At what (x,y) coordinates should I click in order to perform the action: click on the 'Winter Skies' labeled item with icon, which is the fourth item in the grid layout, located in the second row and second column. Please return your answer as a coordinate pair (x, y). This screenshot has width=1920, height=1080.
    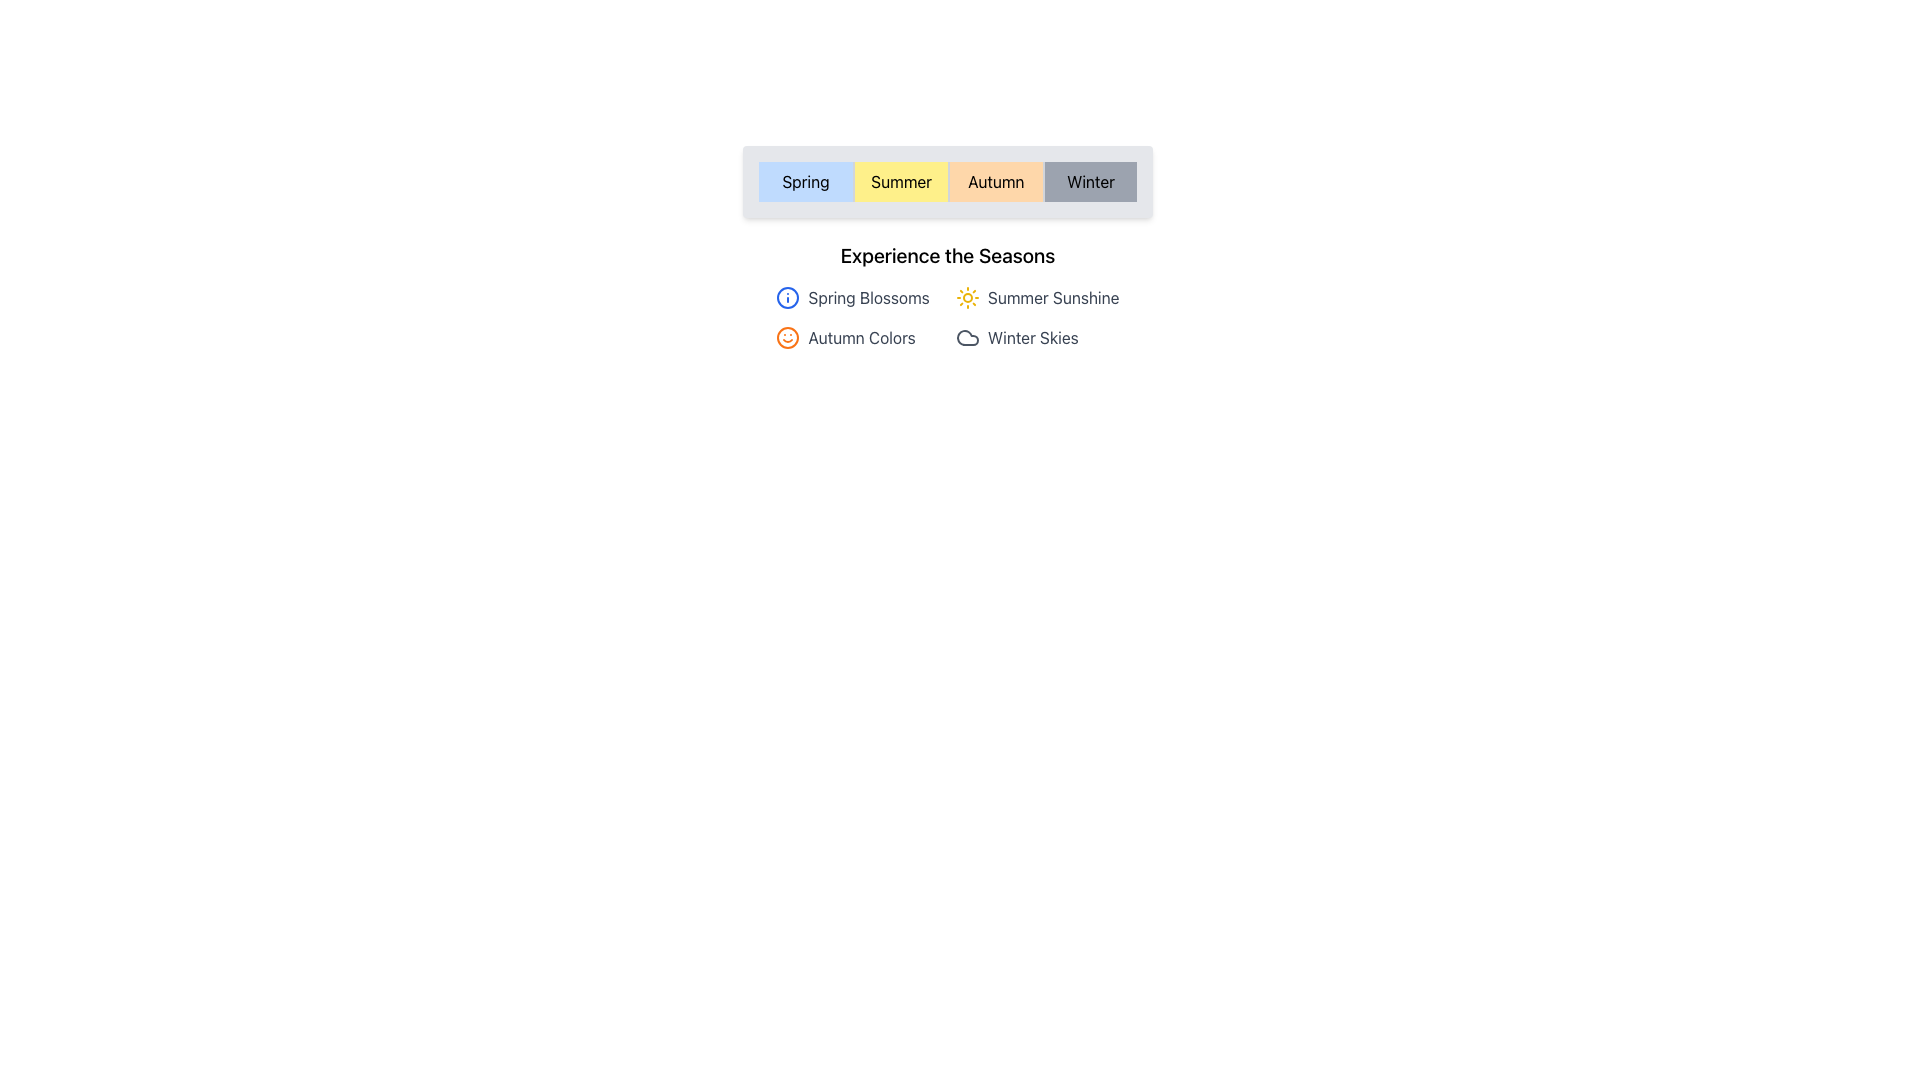
    Looking at the image, I should click on (1037, 337).